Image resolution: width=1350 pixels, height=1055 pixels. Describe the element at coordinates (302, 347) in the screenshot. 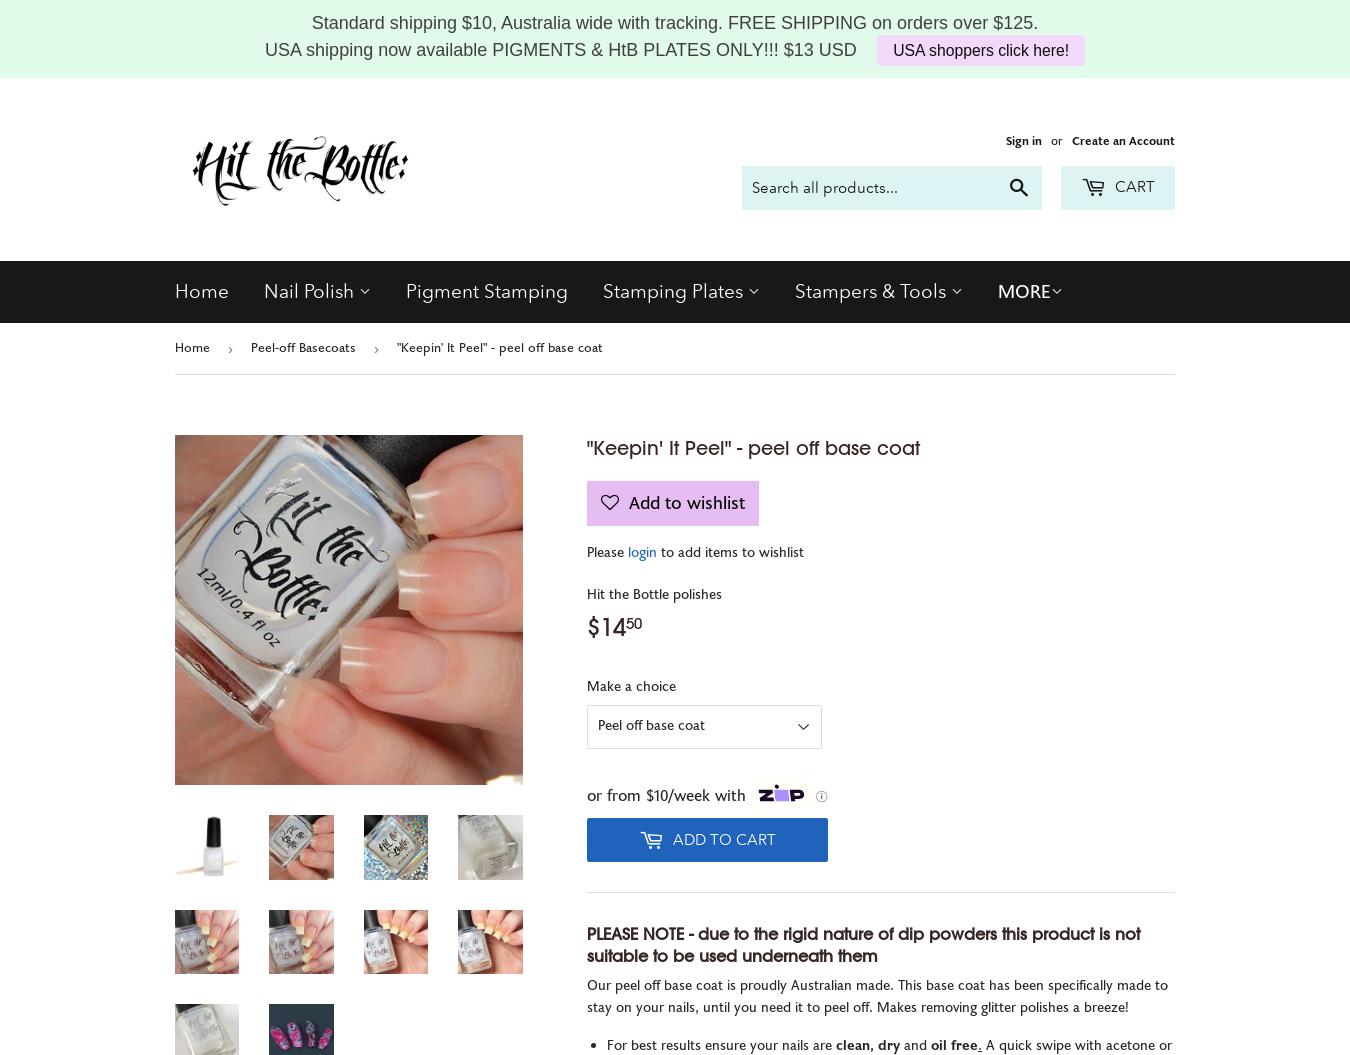

I see `'Peel-off Basecoats'` at that location.